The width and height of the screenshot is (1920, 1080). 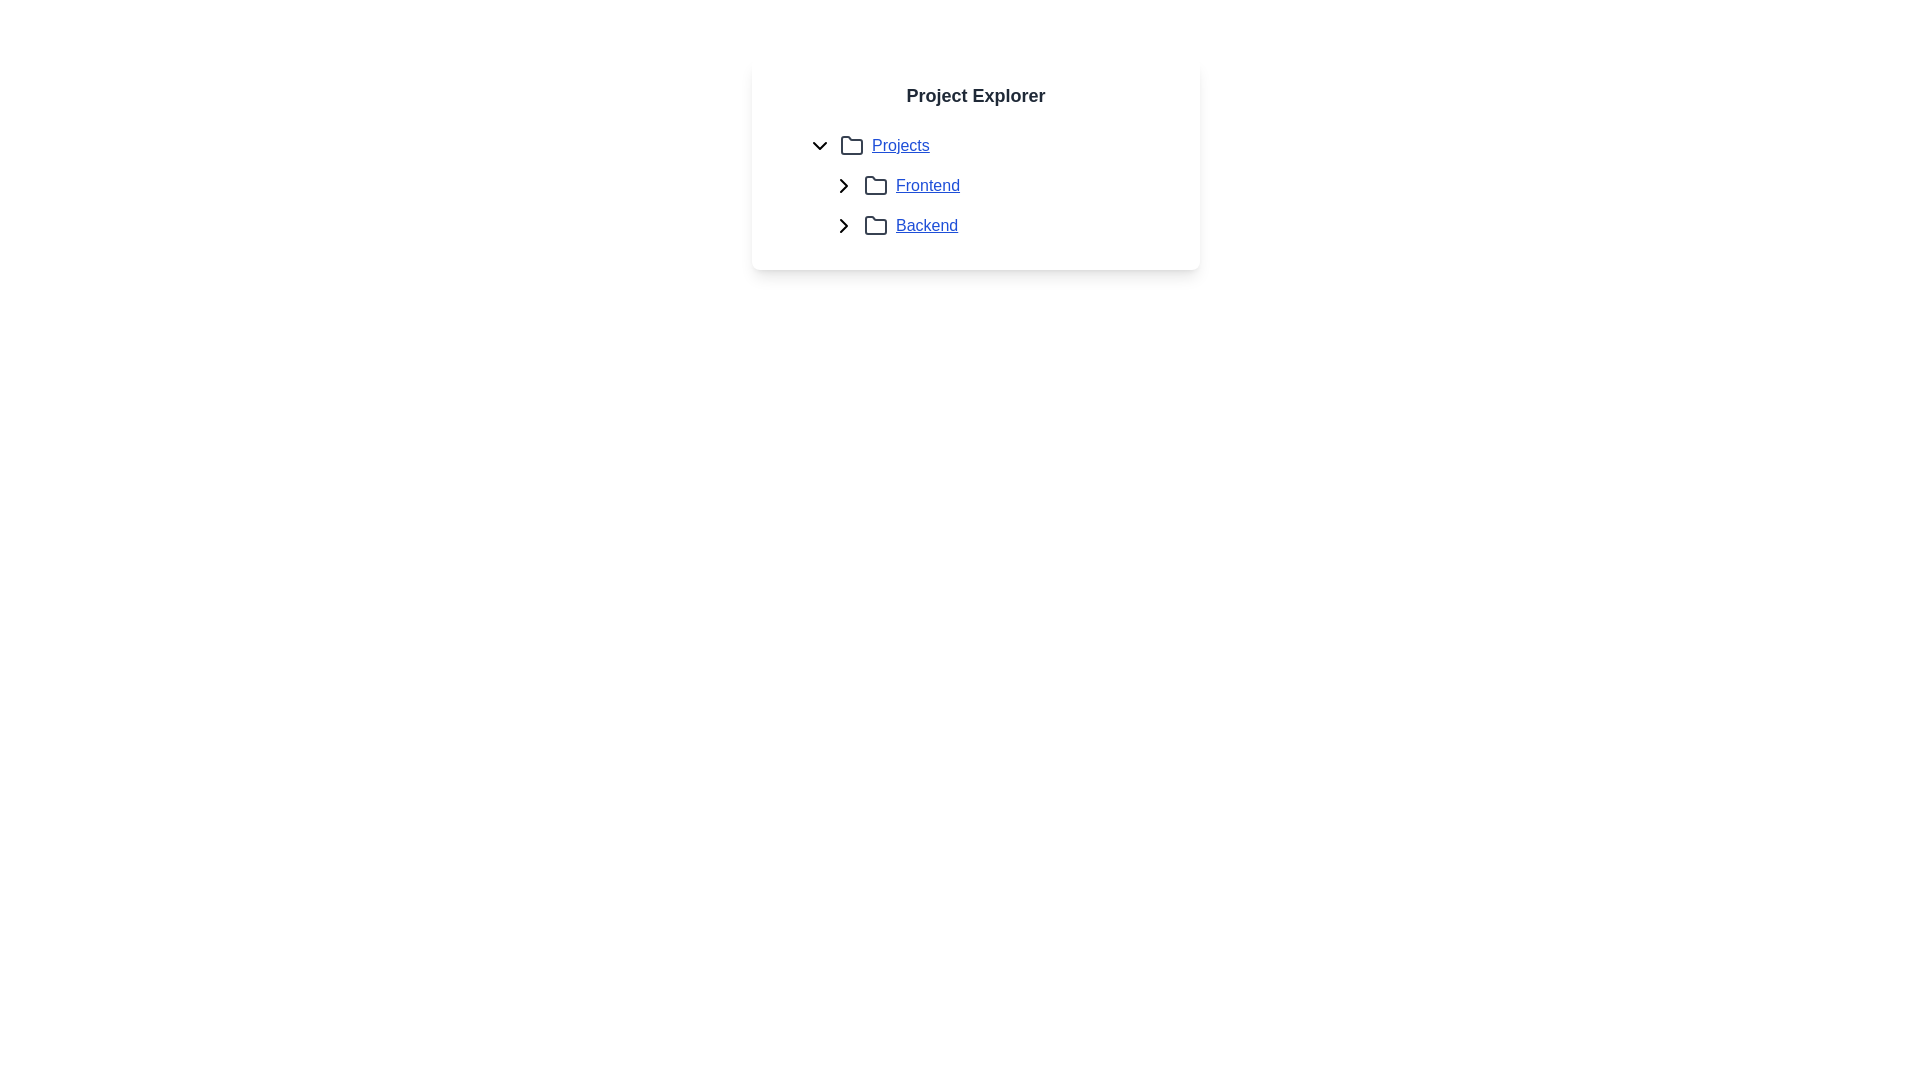 What do you see at coordinates (875, 225) in the screenshot?
I see `the folder icon that represents the 'Backend' section in the project explorer interface` at bounding box center [875, 225].